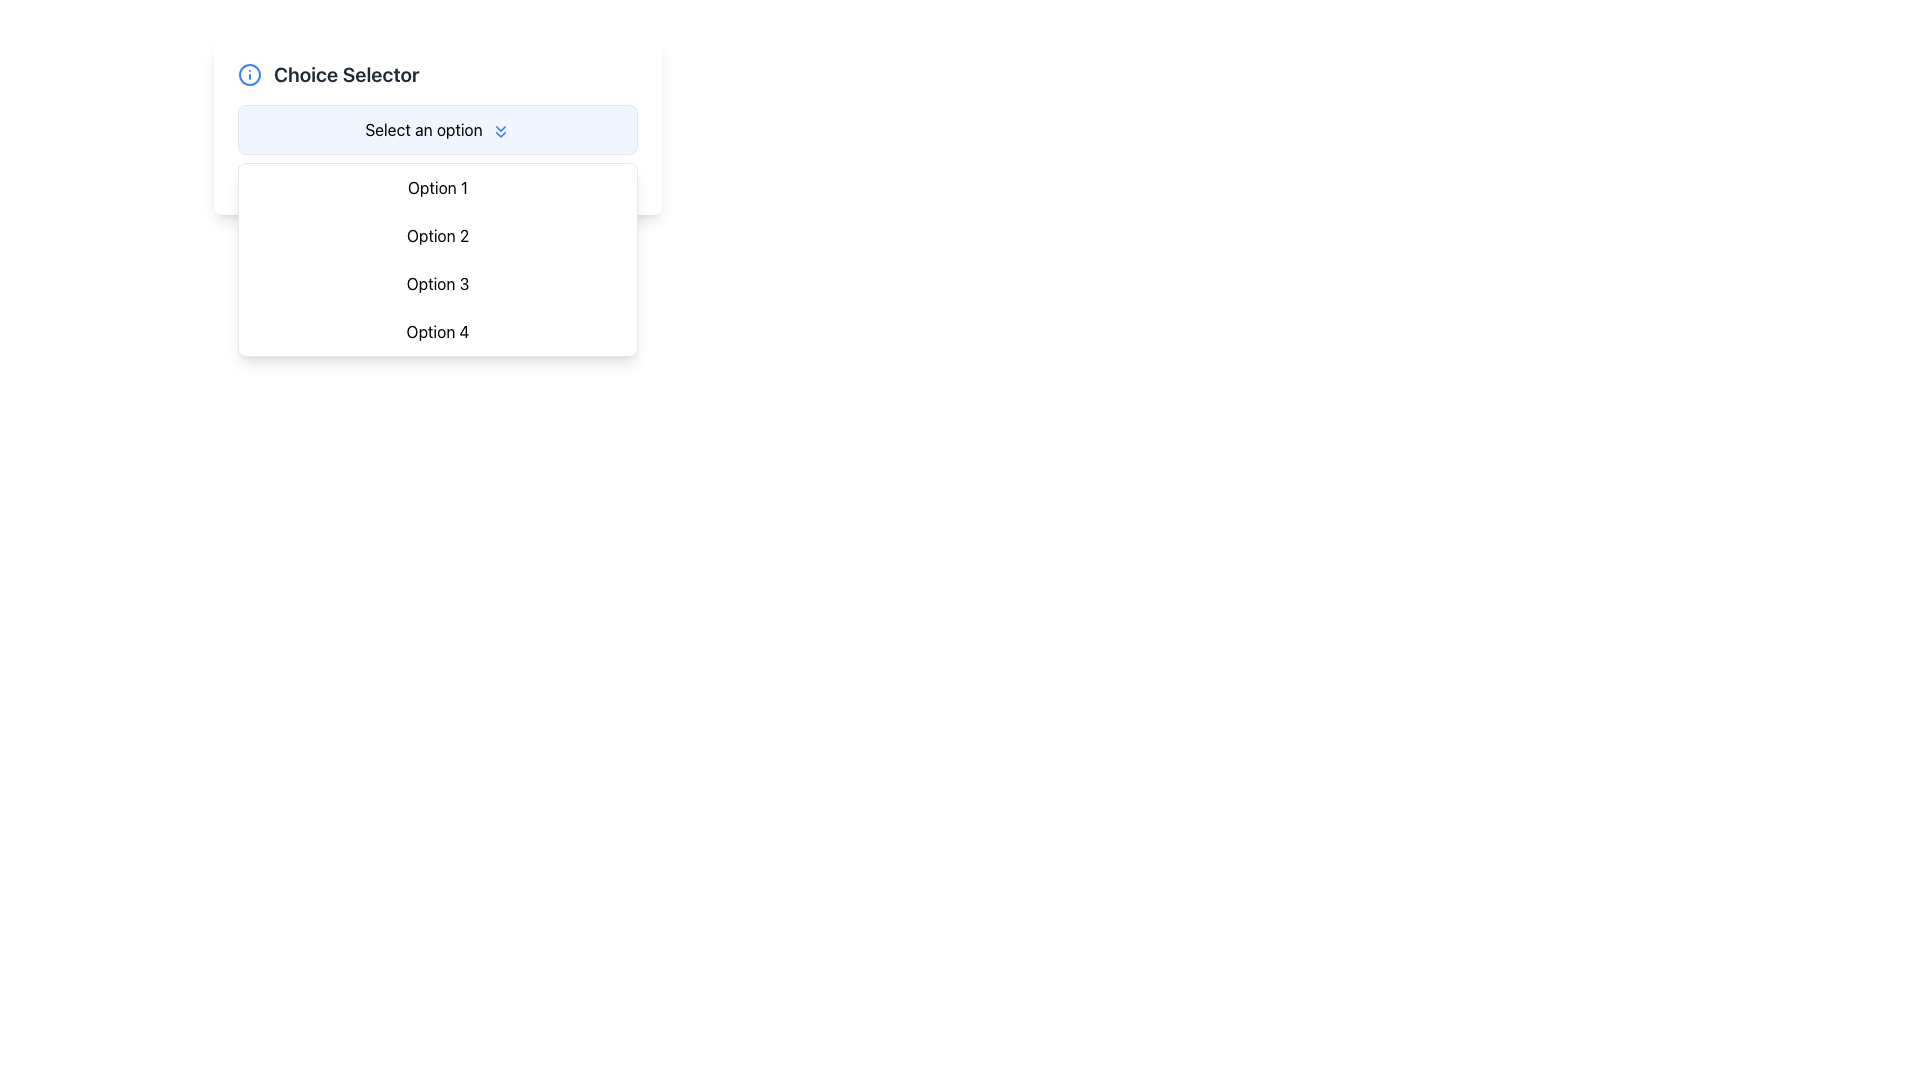 This screenshot has height=1080, width=1920. I want to click on the Dropdown toggle icon (double chevrons) located to the right of the text 'Select an option' in a light blue field, so click(500, 131).